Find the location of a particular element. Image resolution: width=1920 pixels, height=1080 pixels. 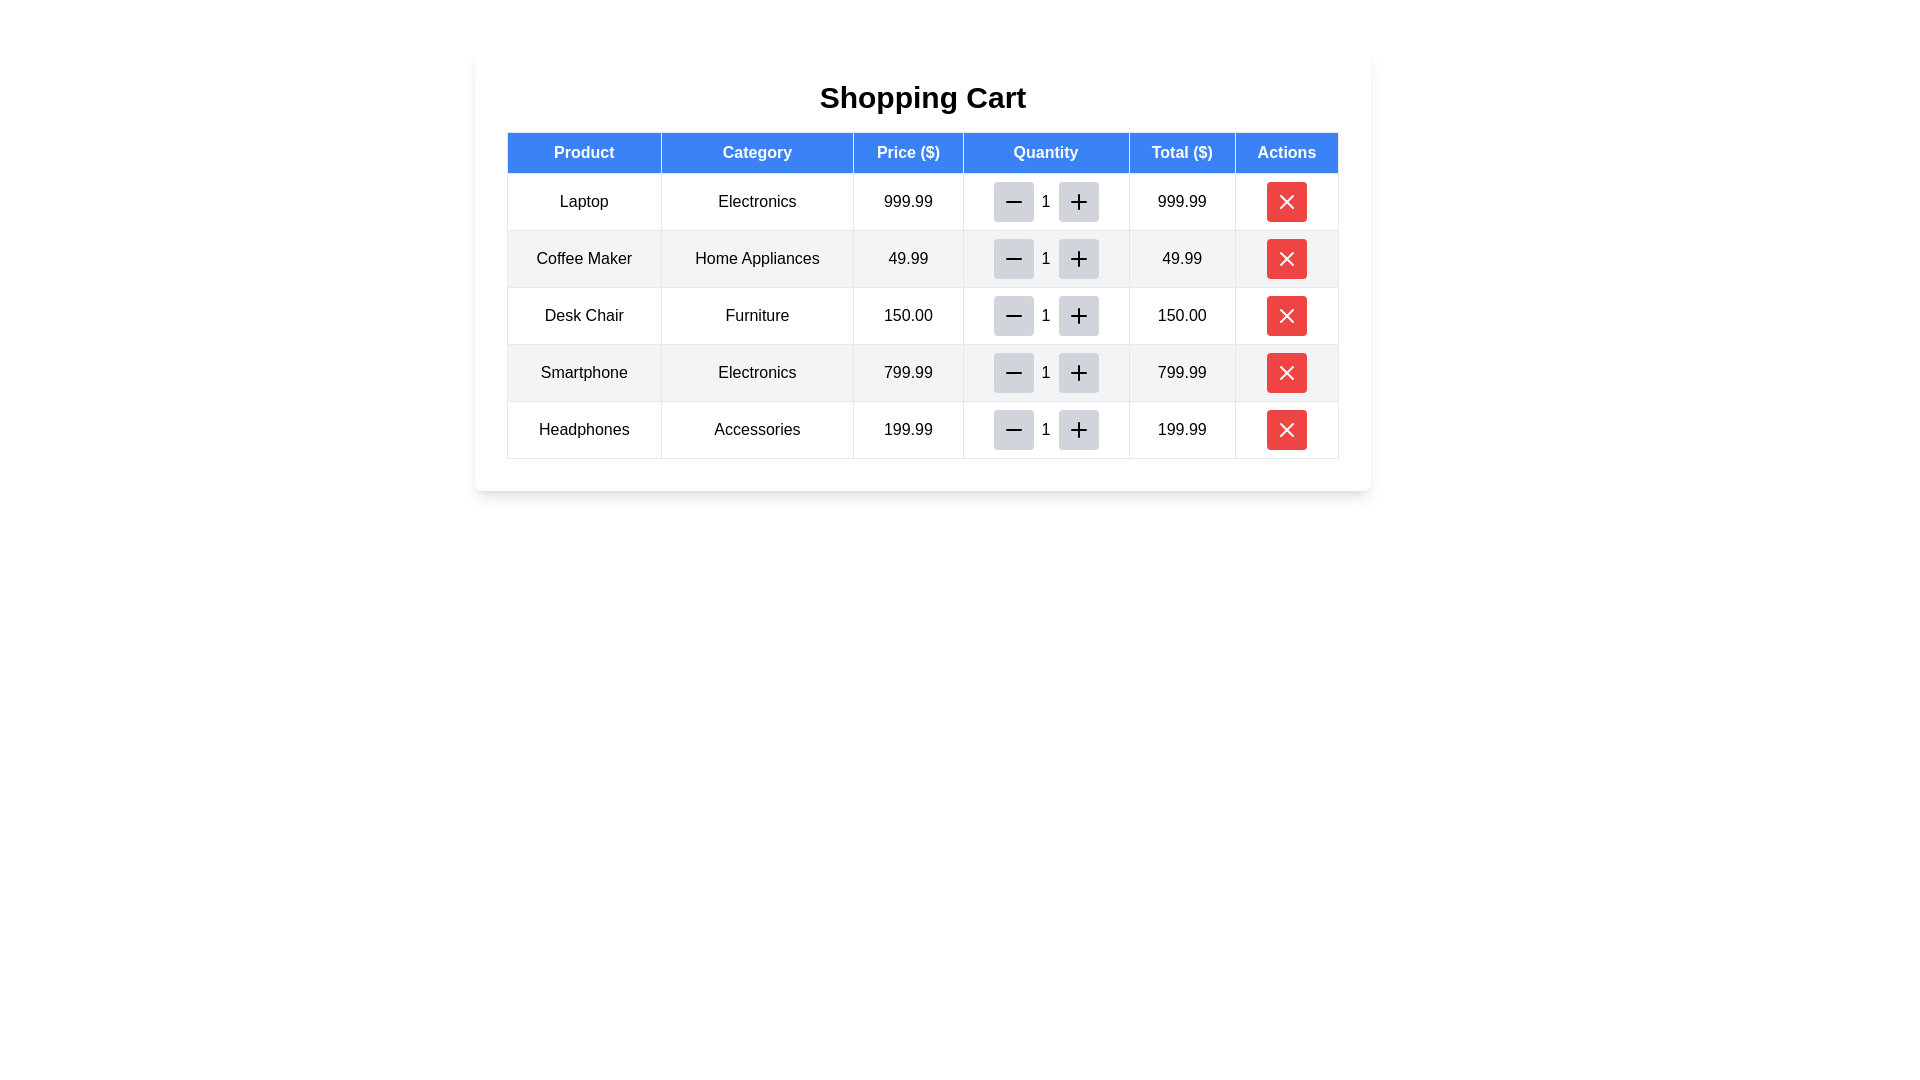

the delete button in the fifth row under the 'Actions' column is located at coordinates (1286, 373).